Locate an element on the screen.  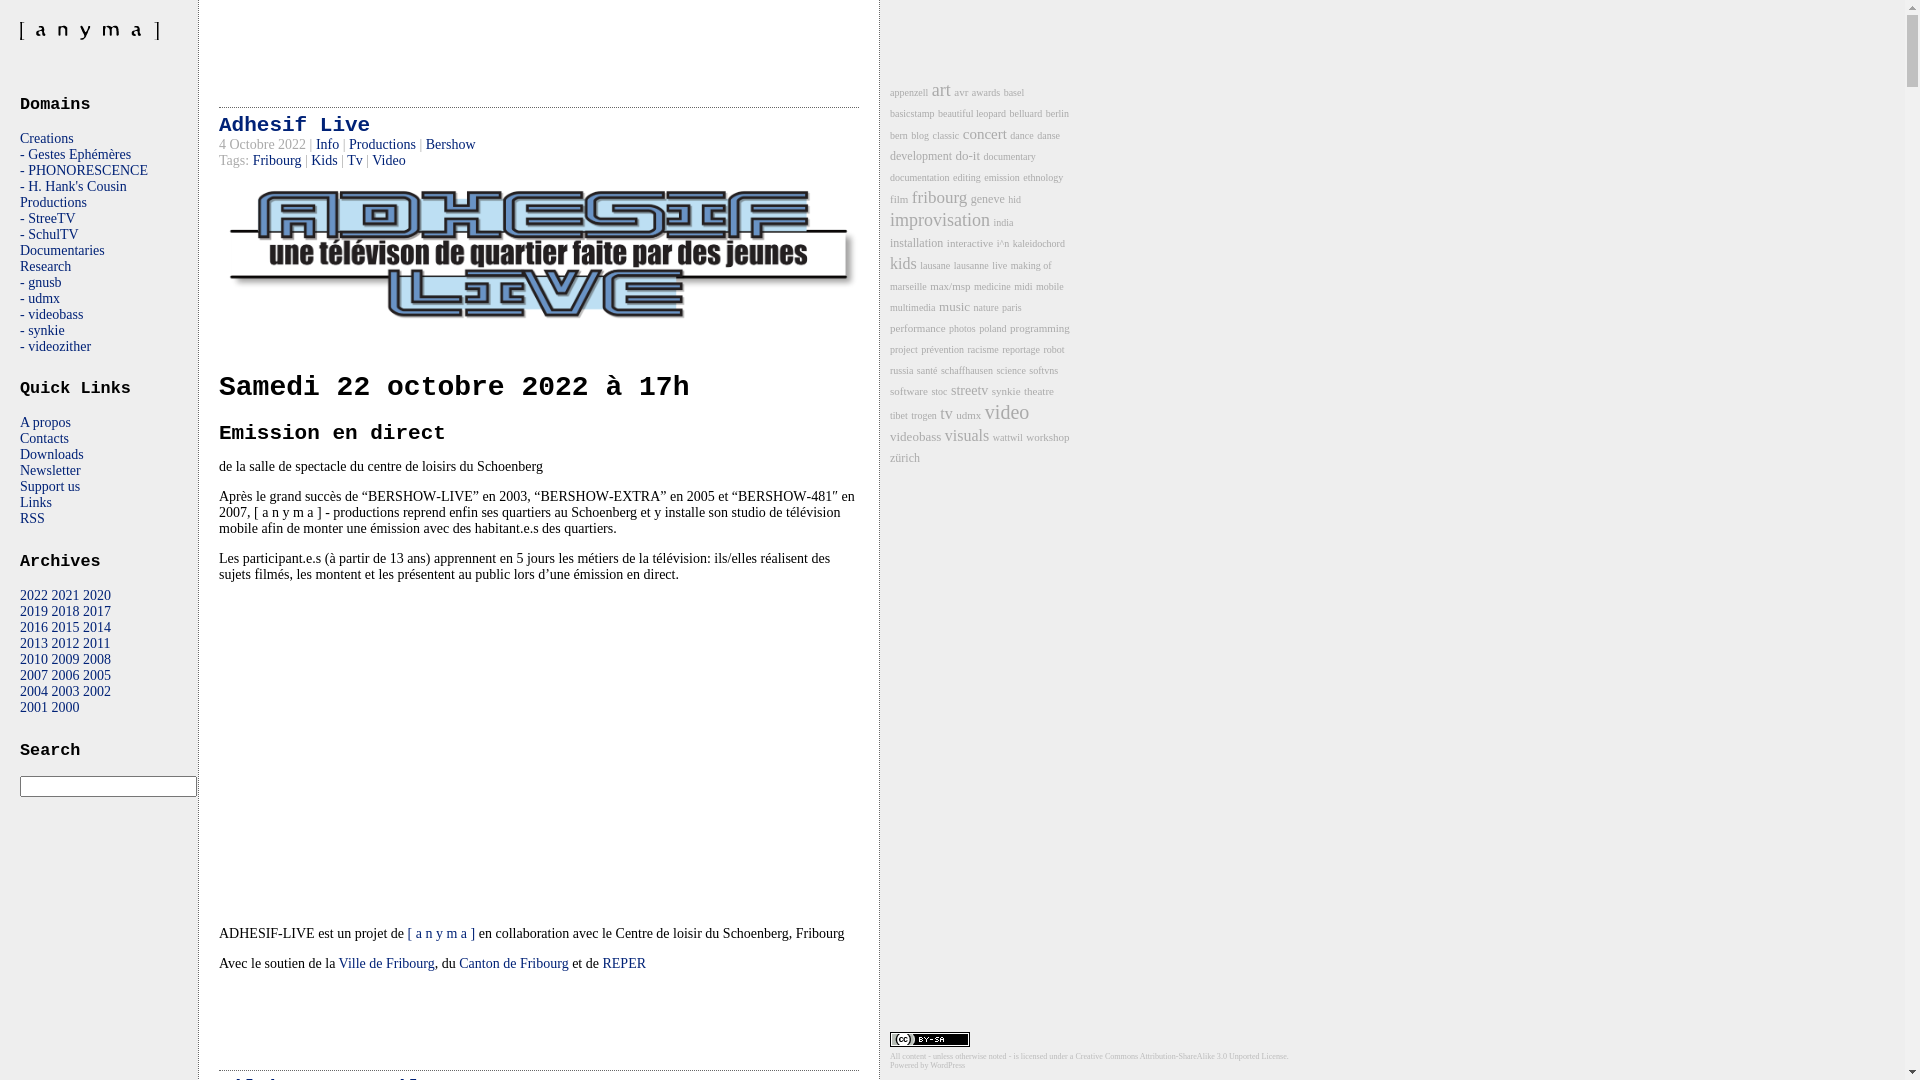
'WordPress' is located at coordinates (929, 1064).